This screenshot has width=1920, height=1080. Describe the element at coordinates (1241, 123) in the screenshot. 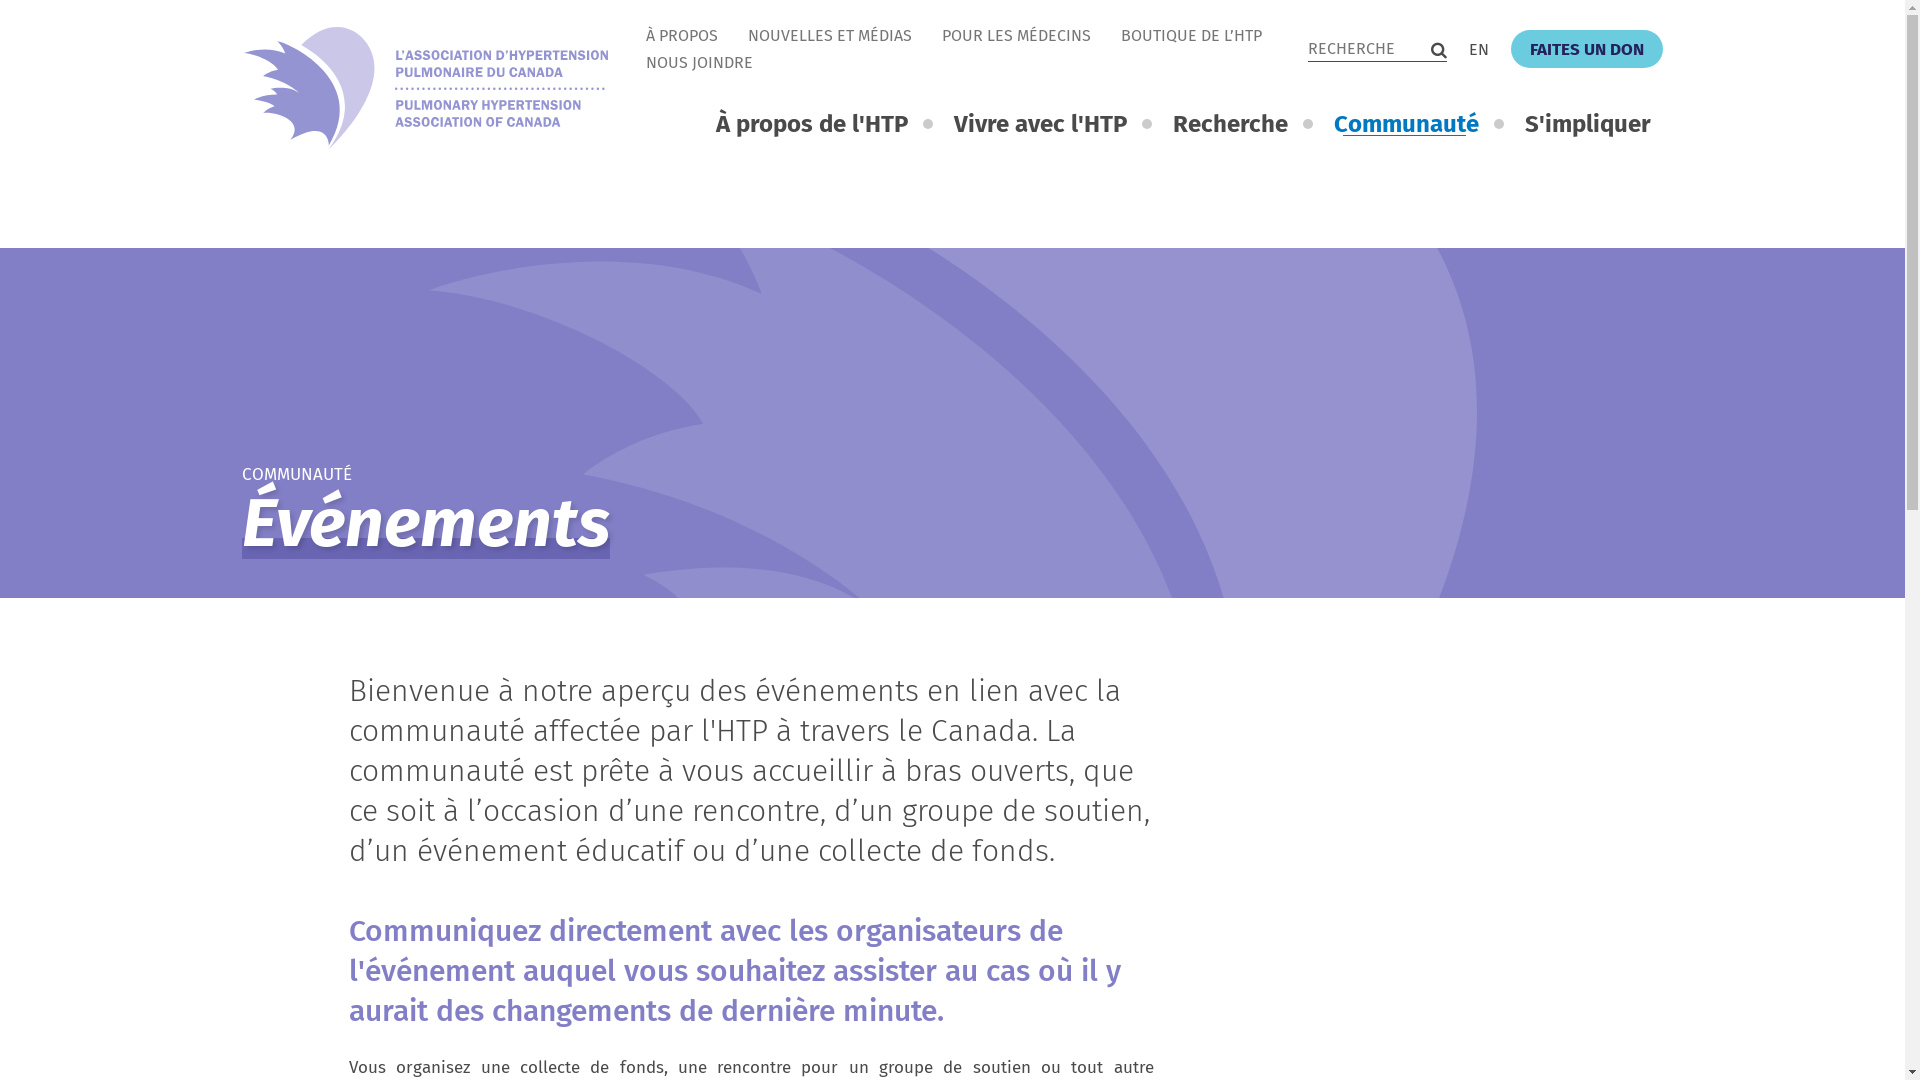

I see `'Recherche'` at that location.